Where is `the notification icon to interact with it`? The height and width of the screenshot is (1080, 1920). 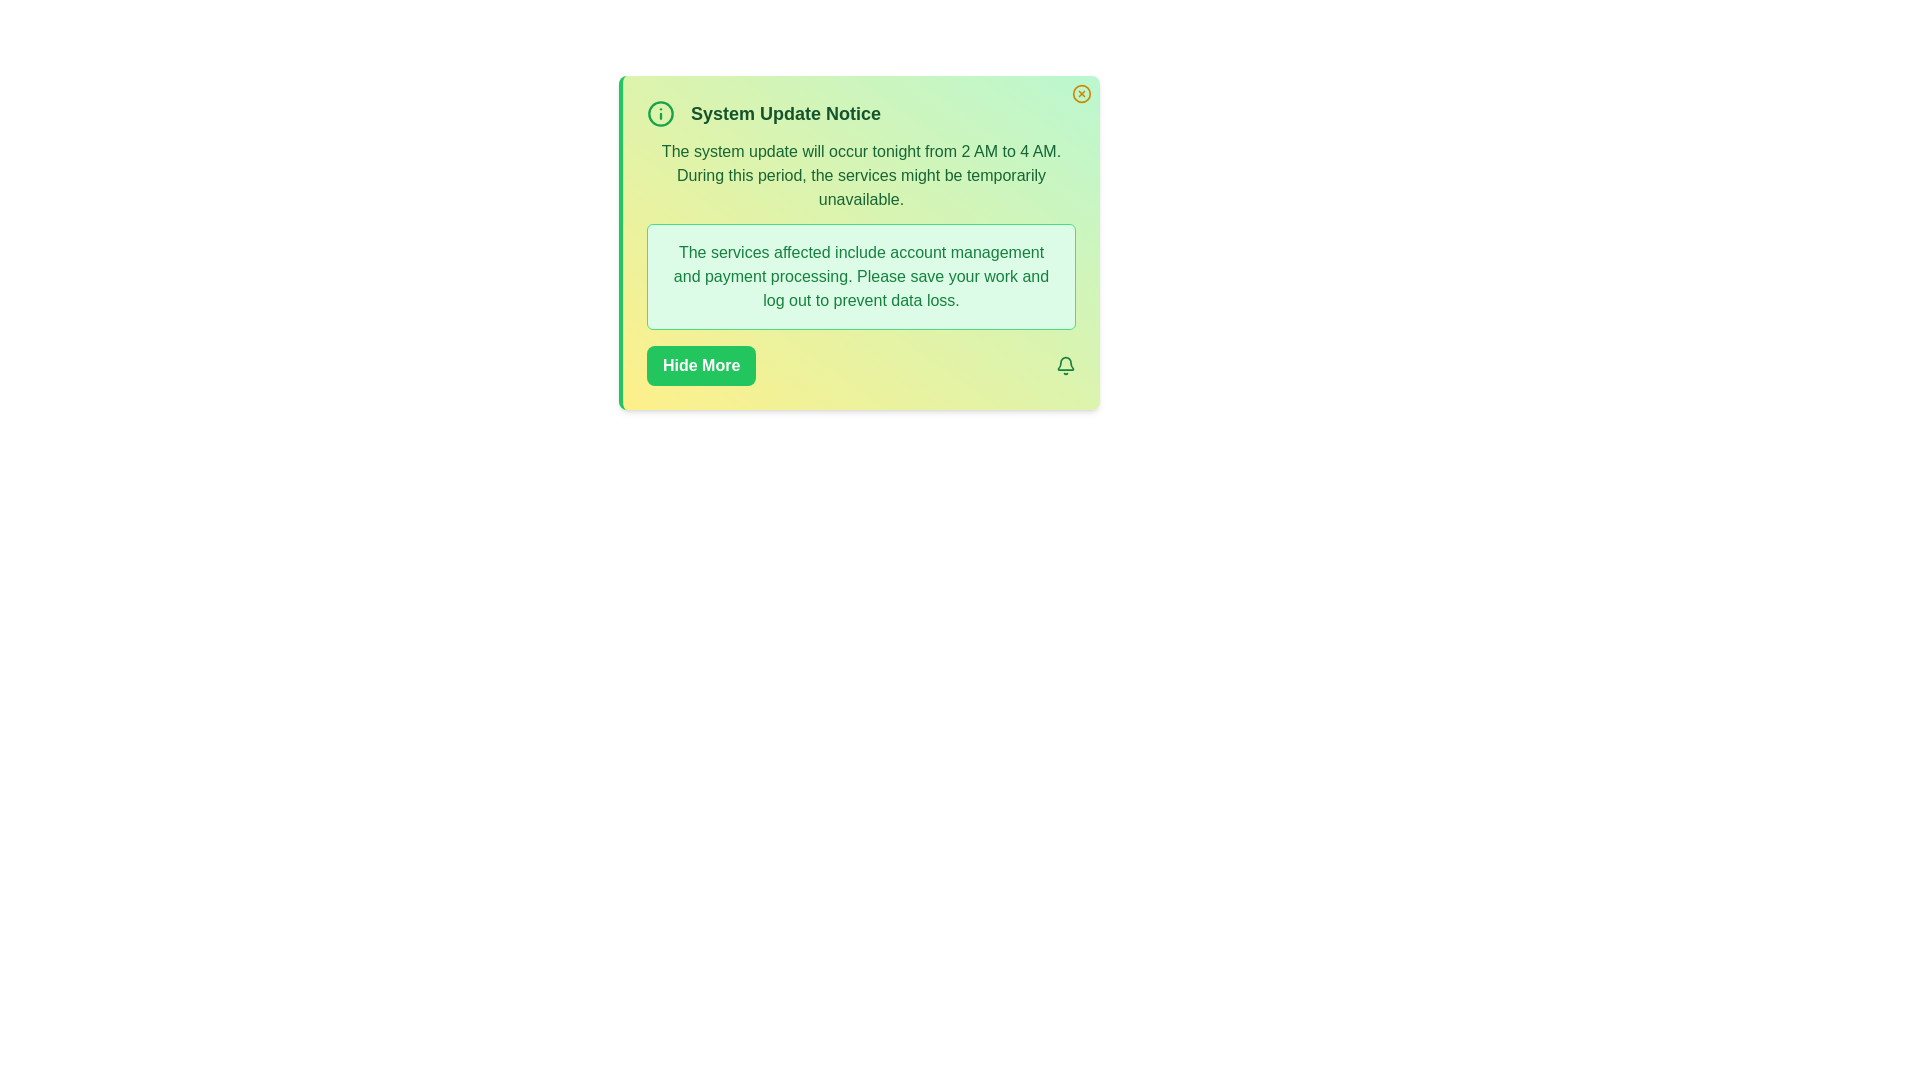
the notification icon to interact with it is located at coordinates (1064, 366).